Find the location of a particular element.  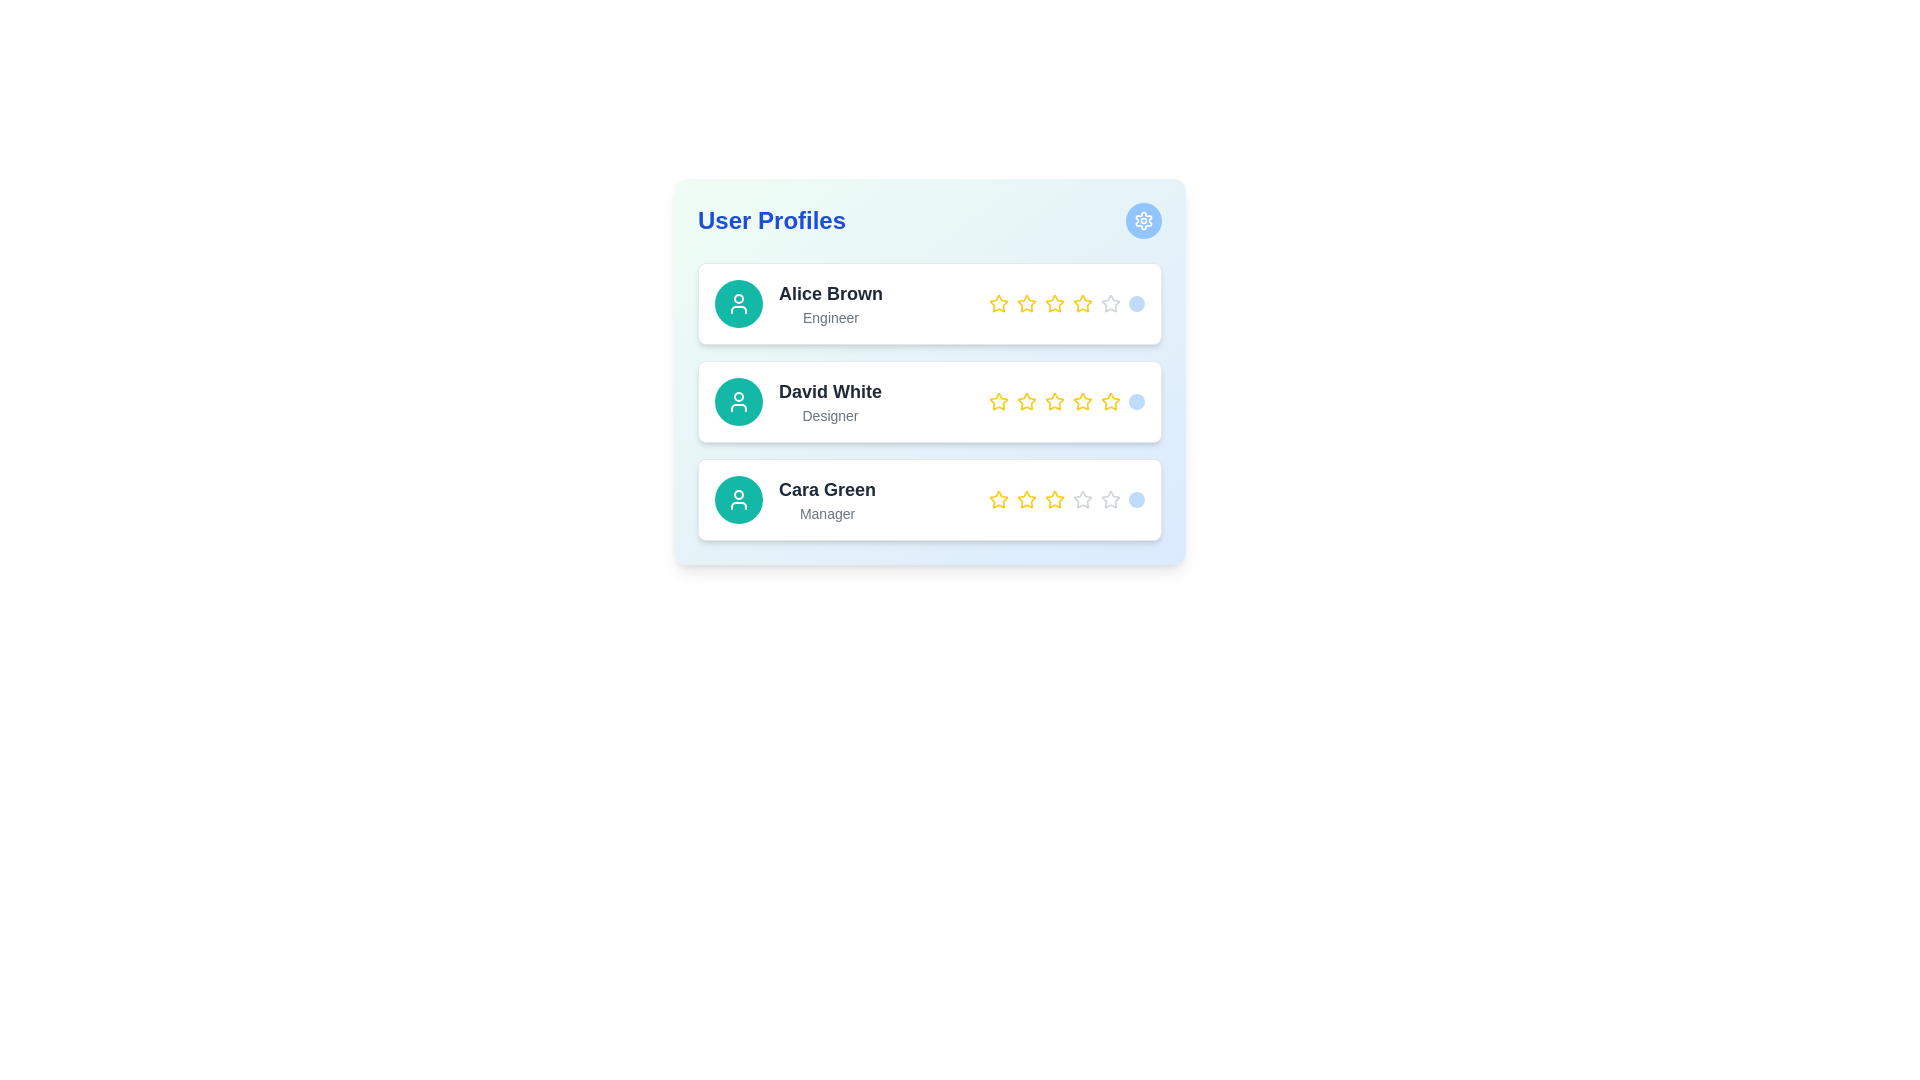

the third user profile in the user profile list, which includes the user's name and role along with an avatar icon is located at coordinates (794, 499).